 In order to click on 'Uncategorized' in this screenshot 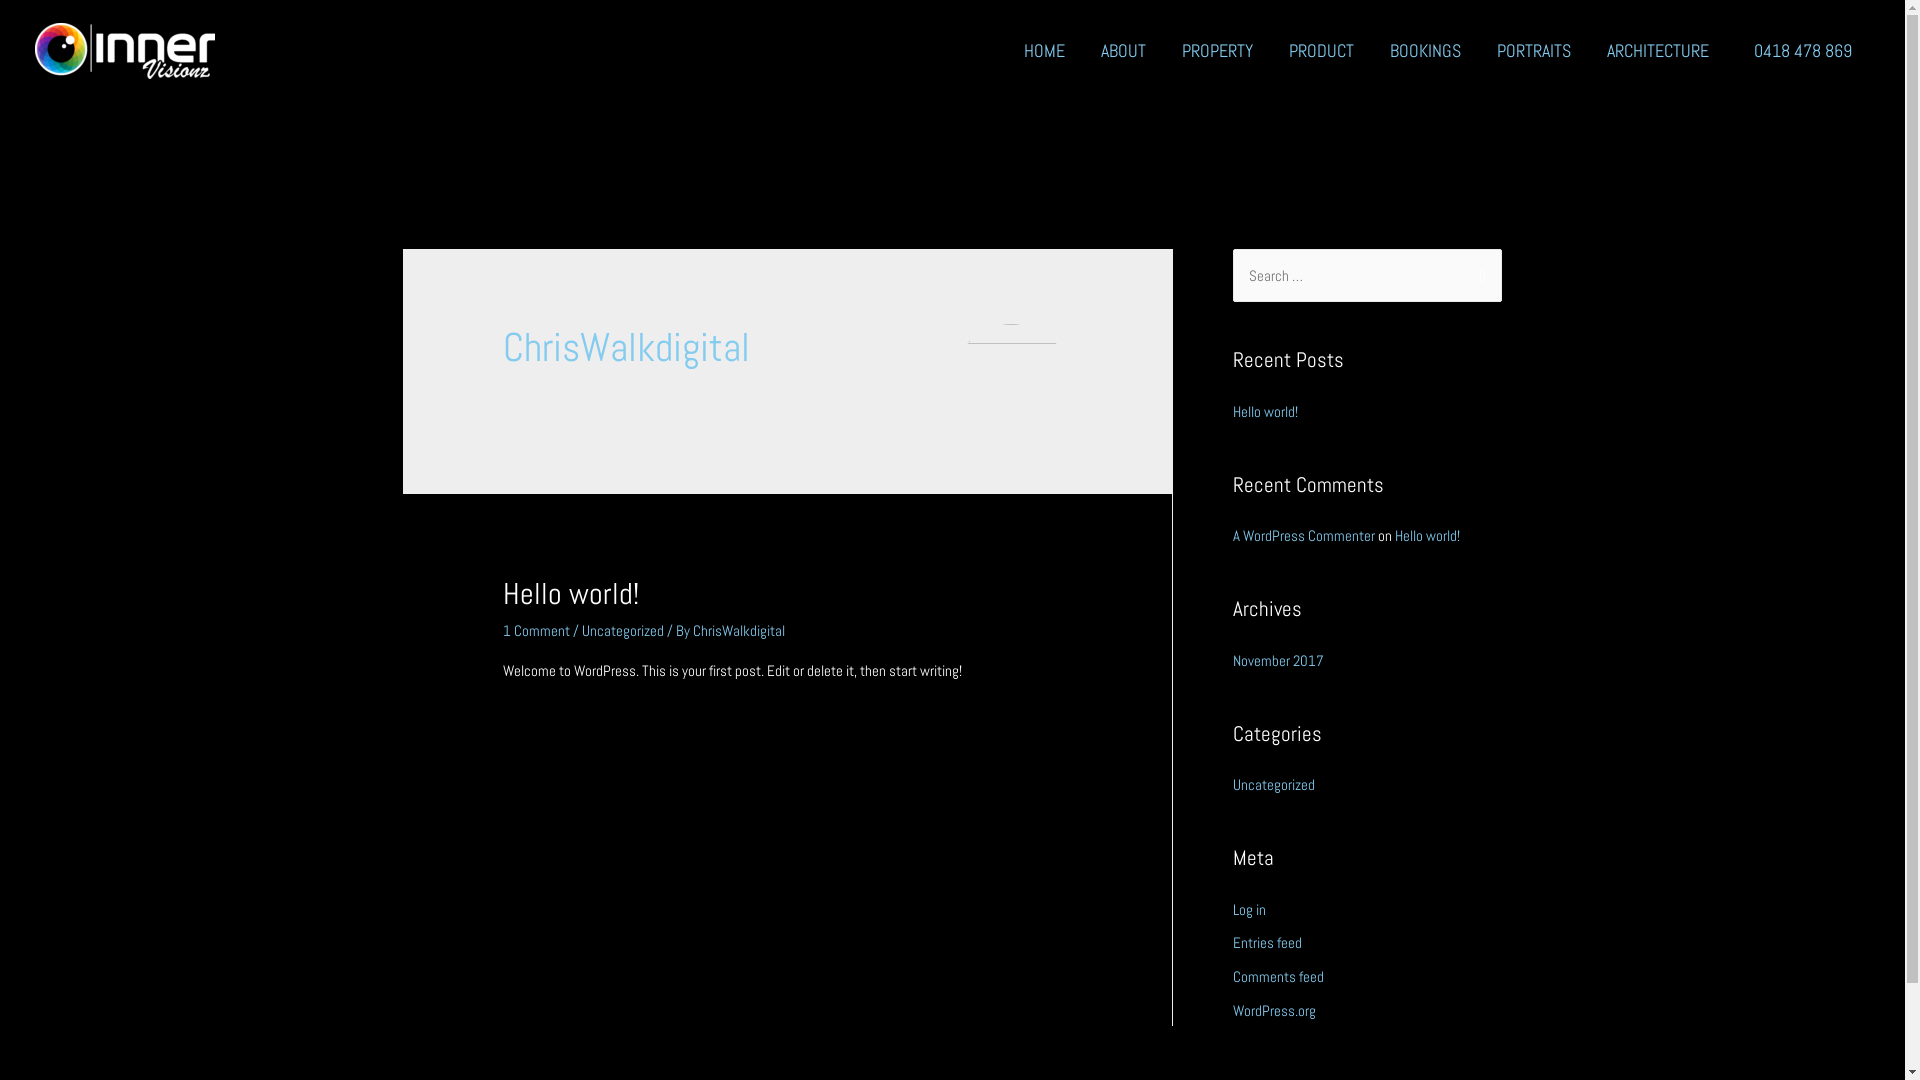, I will do `click(622, 630)`.